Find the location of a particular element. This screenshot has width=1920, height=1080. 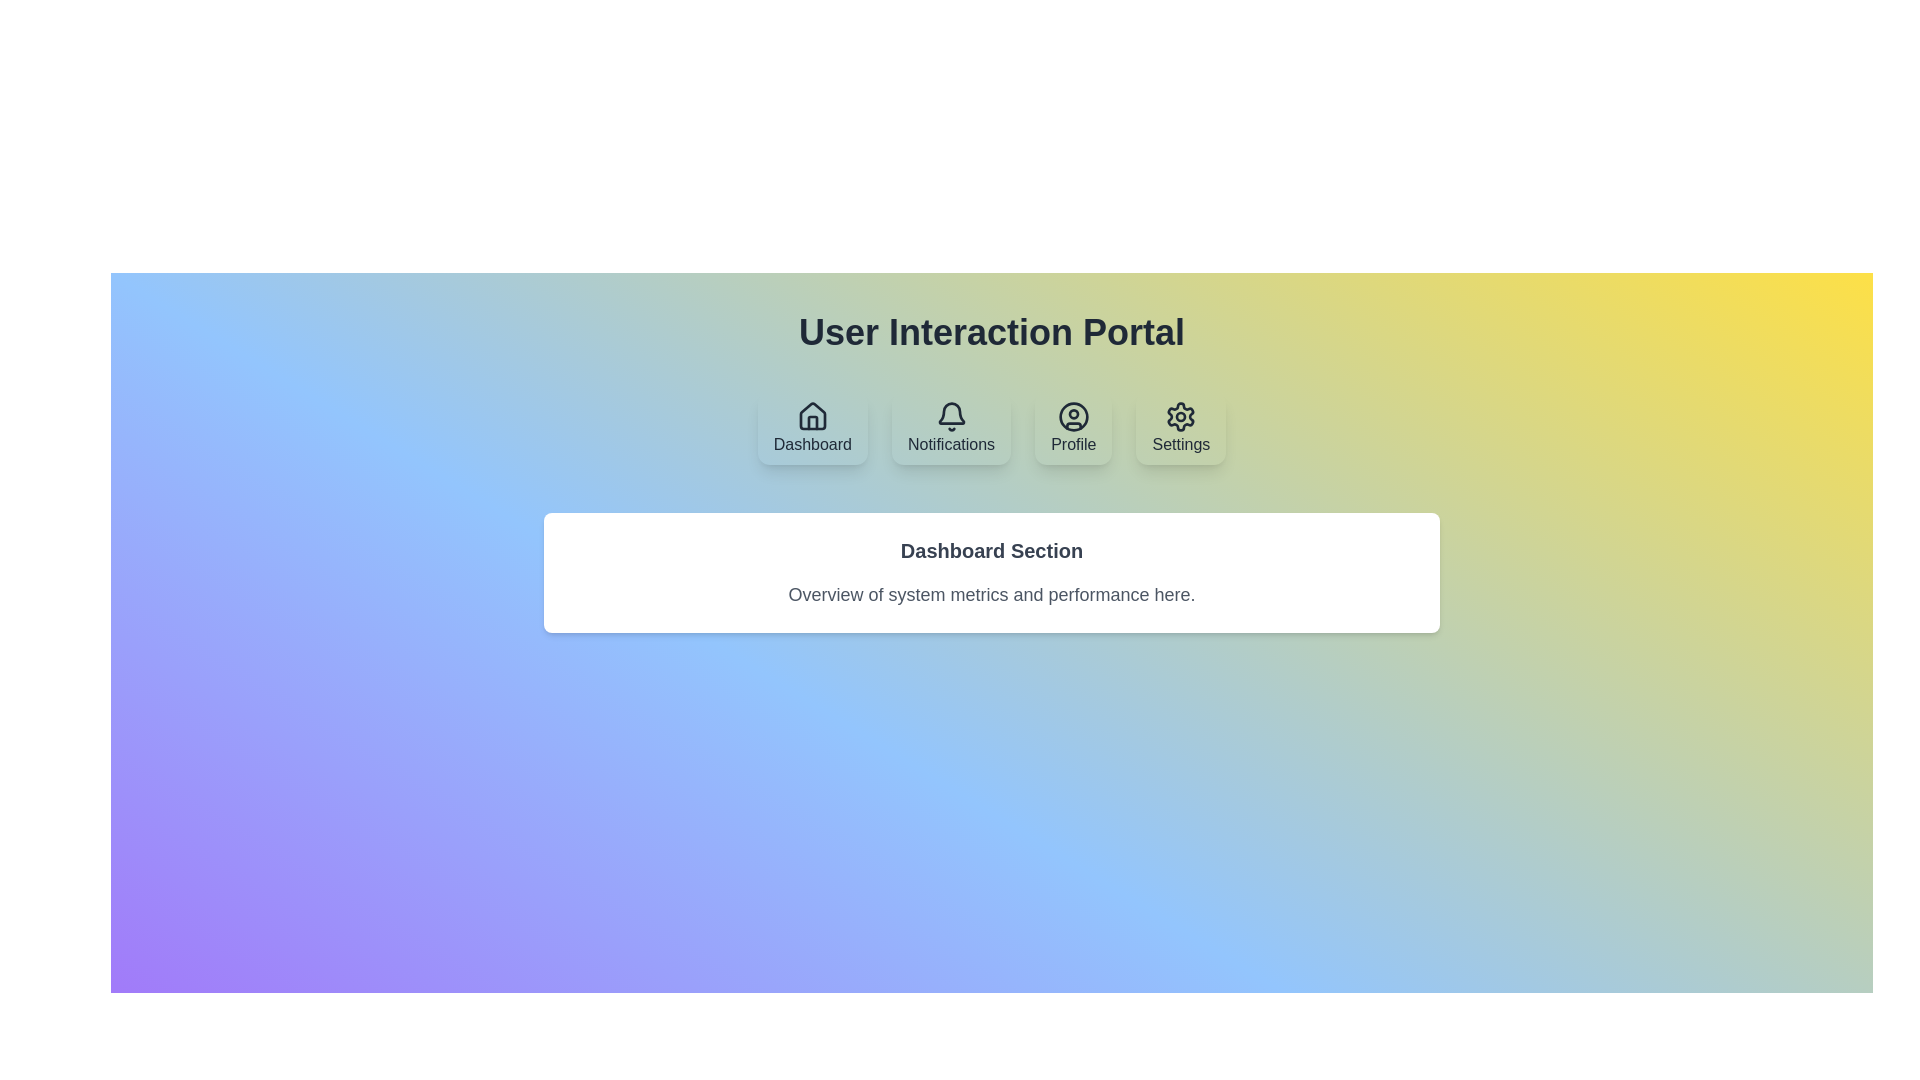

the tab labeled Dashboard to display its content is located at coordinates (811, 427).